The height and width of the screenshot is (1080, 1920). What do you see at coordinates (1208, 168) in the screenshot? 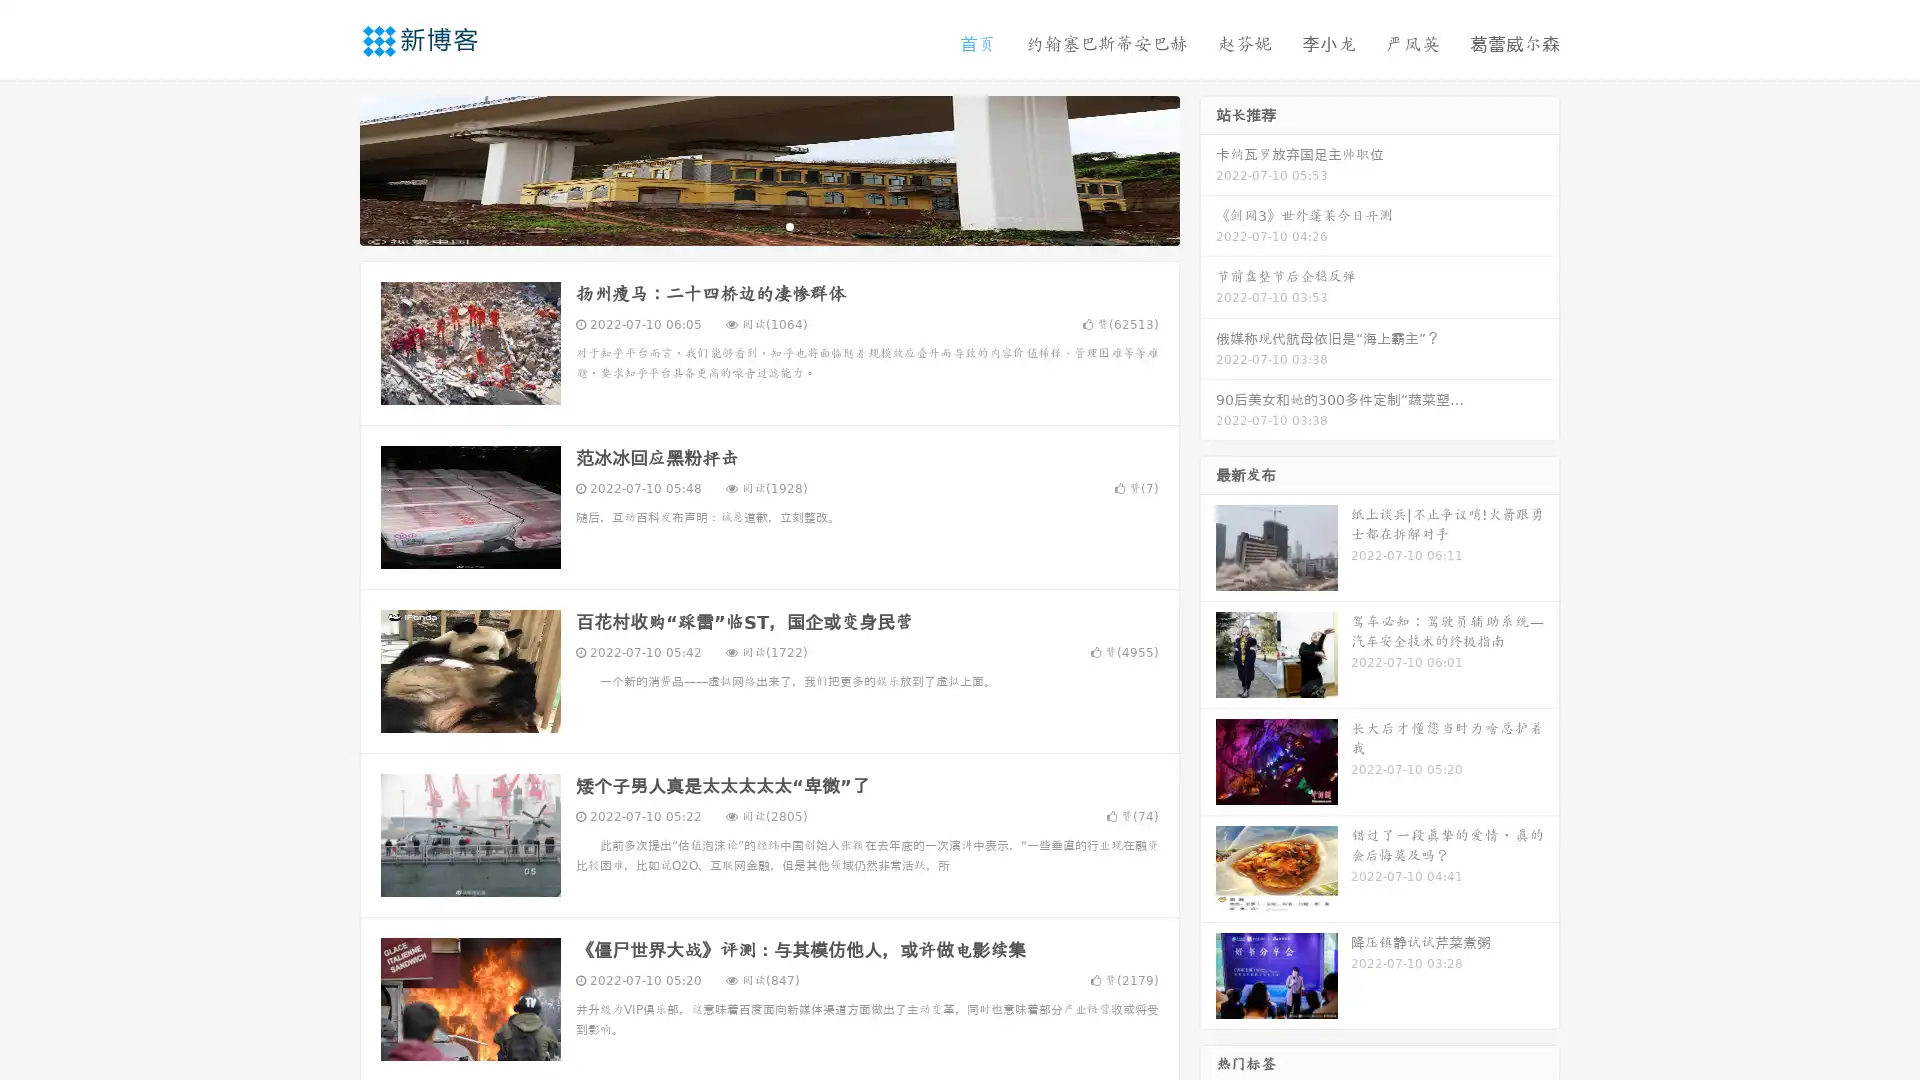
I see `Next slide` at bounding box center [1208, 168].